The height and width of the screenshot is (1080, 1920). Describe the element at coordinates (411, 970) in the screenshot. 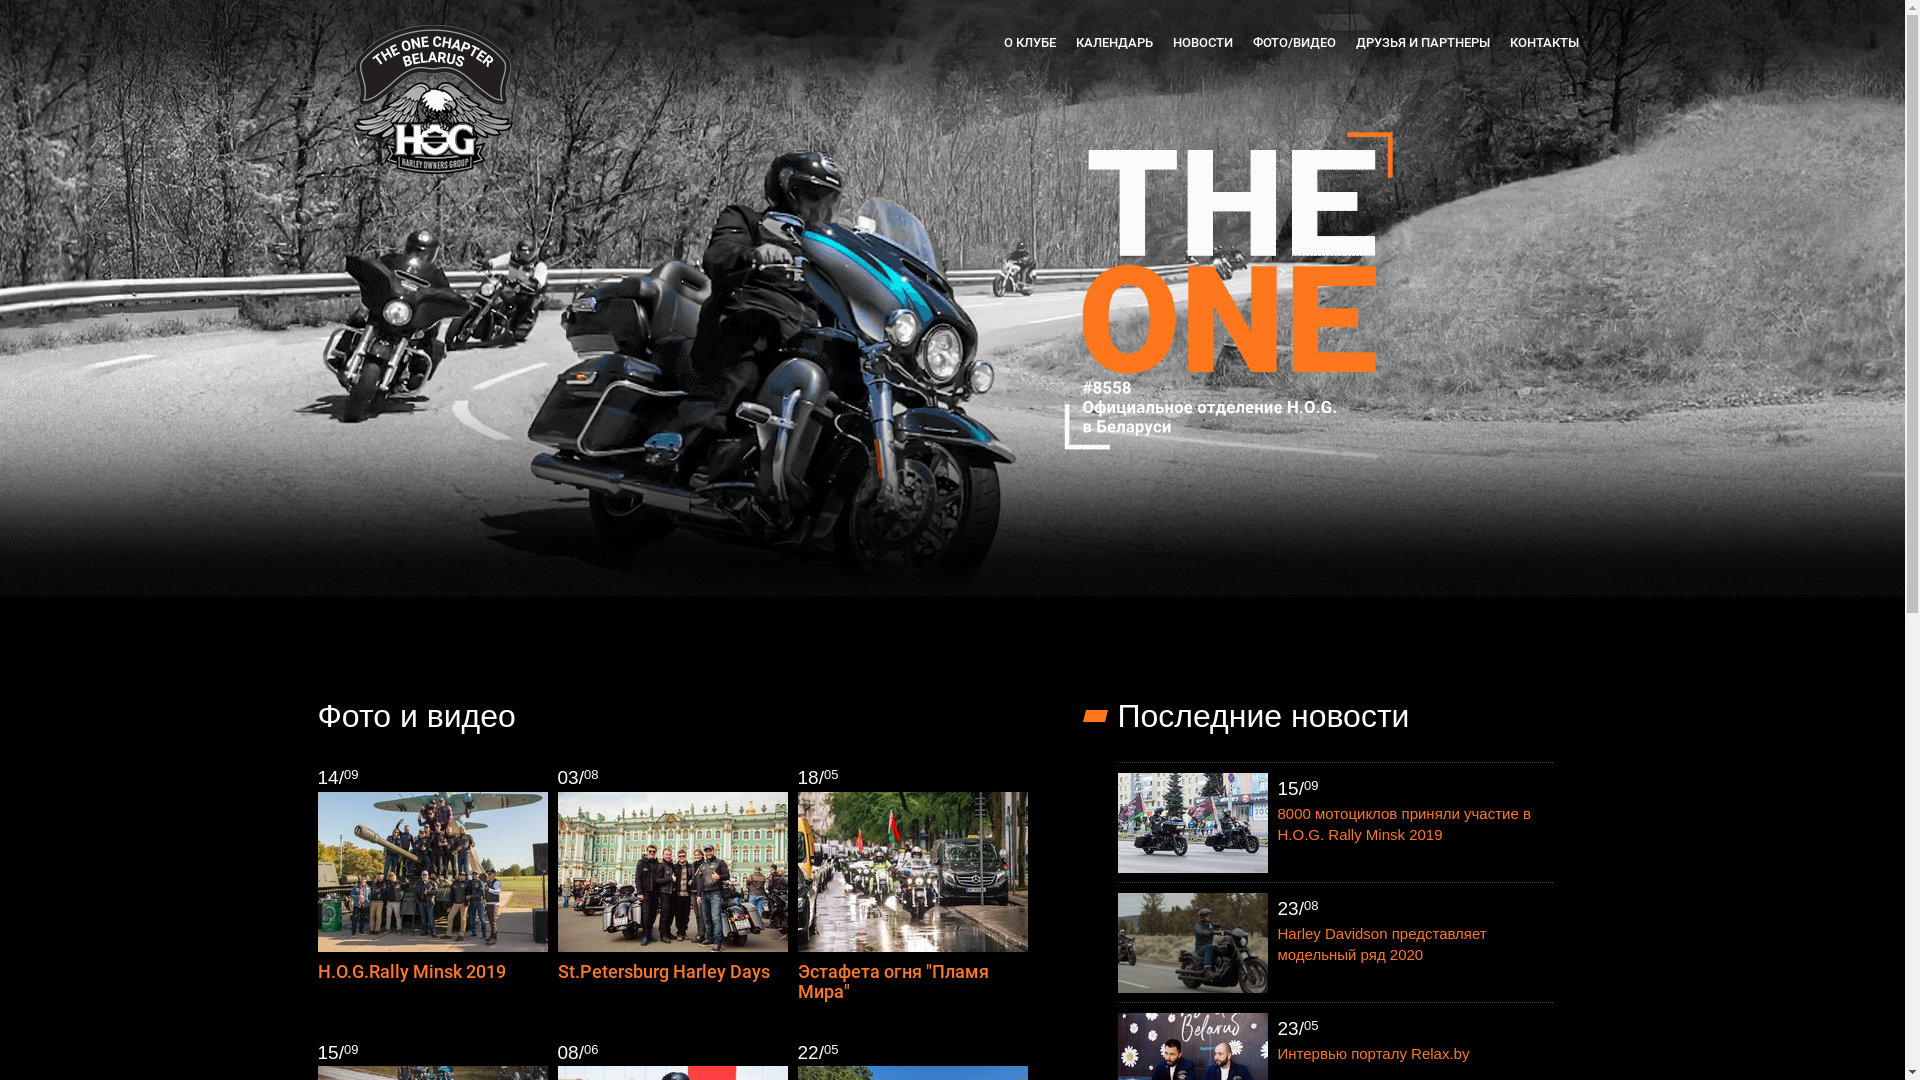

I see `'H.O.G.Rally Minsk 2019'` at that location.